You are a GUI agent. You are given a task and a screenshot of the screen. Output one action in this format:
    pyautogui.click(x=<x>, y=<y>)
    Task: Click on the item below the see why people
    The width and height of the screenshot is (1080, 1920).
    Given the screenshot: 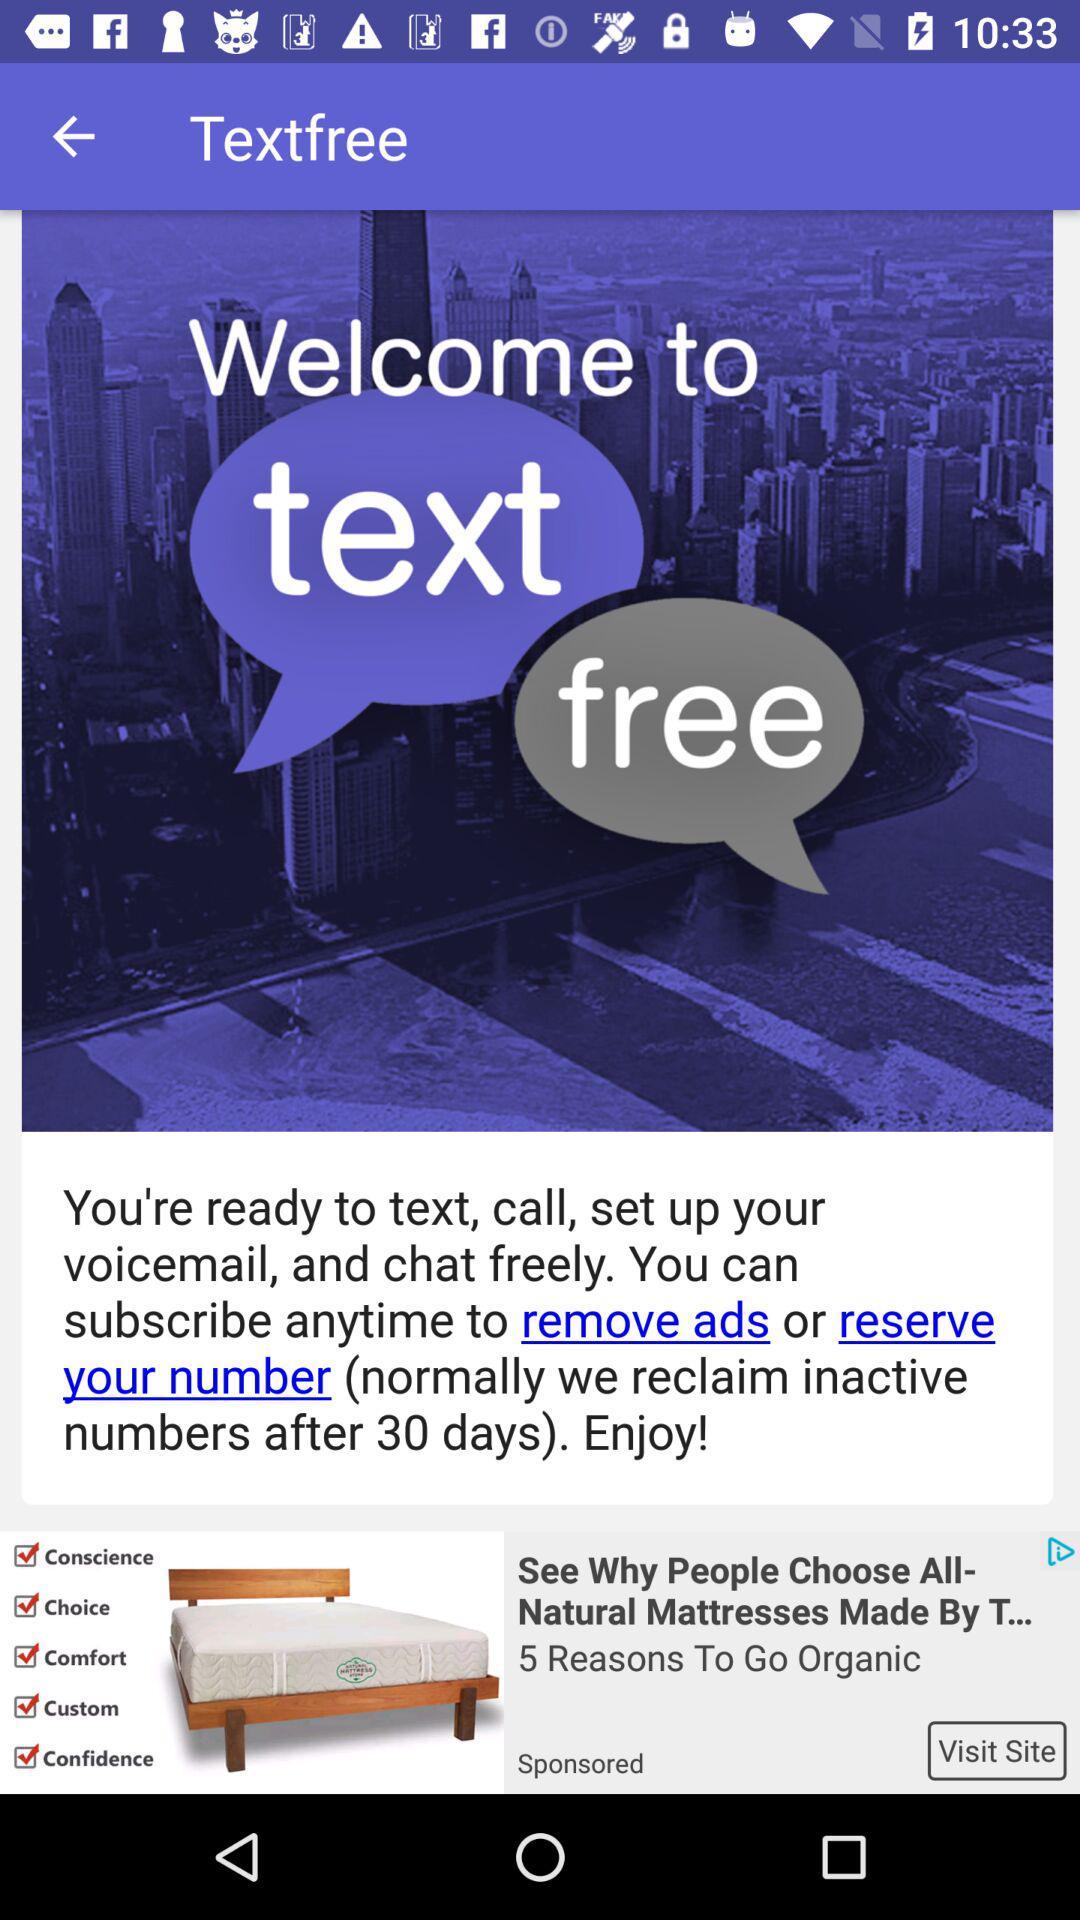 What is the action you would take?
    pyautogui.click(x=790, y=1676)
    